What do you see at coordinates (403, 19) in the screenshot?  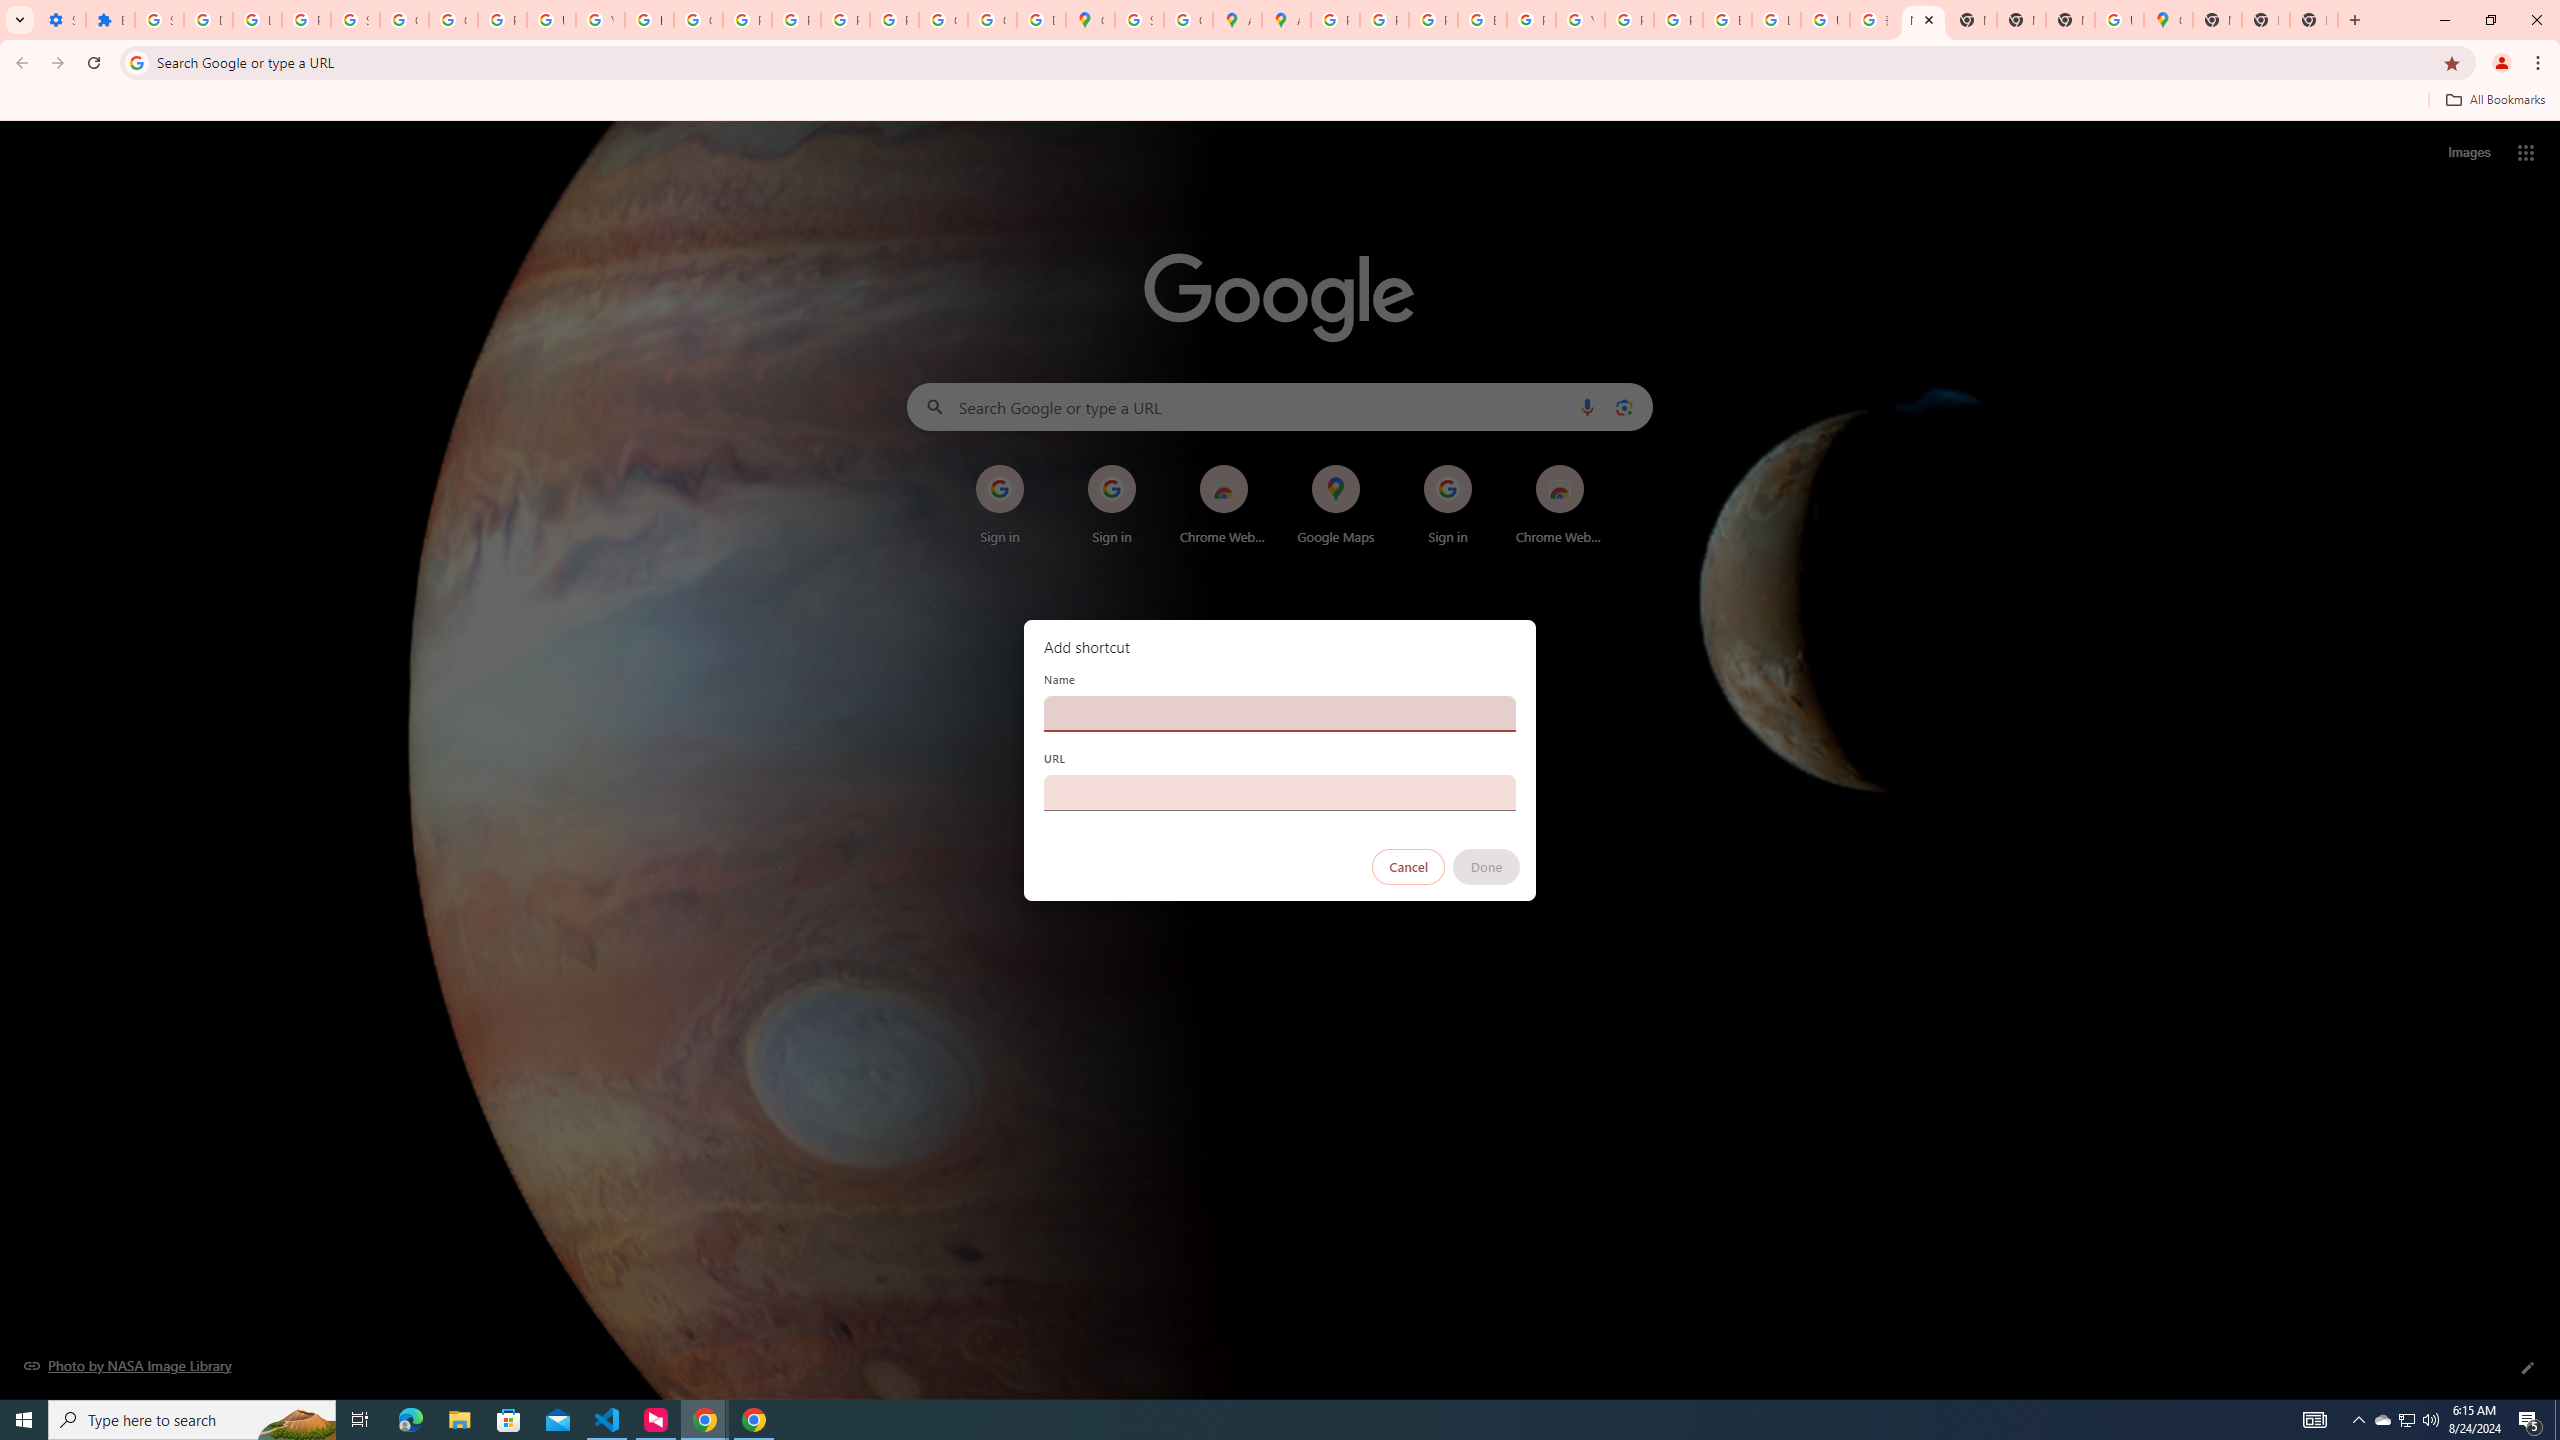 I see `'Google Account Help'` at bounding box center [403, 19].